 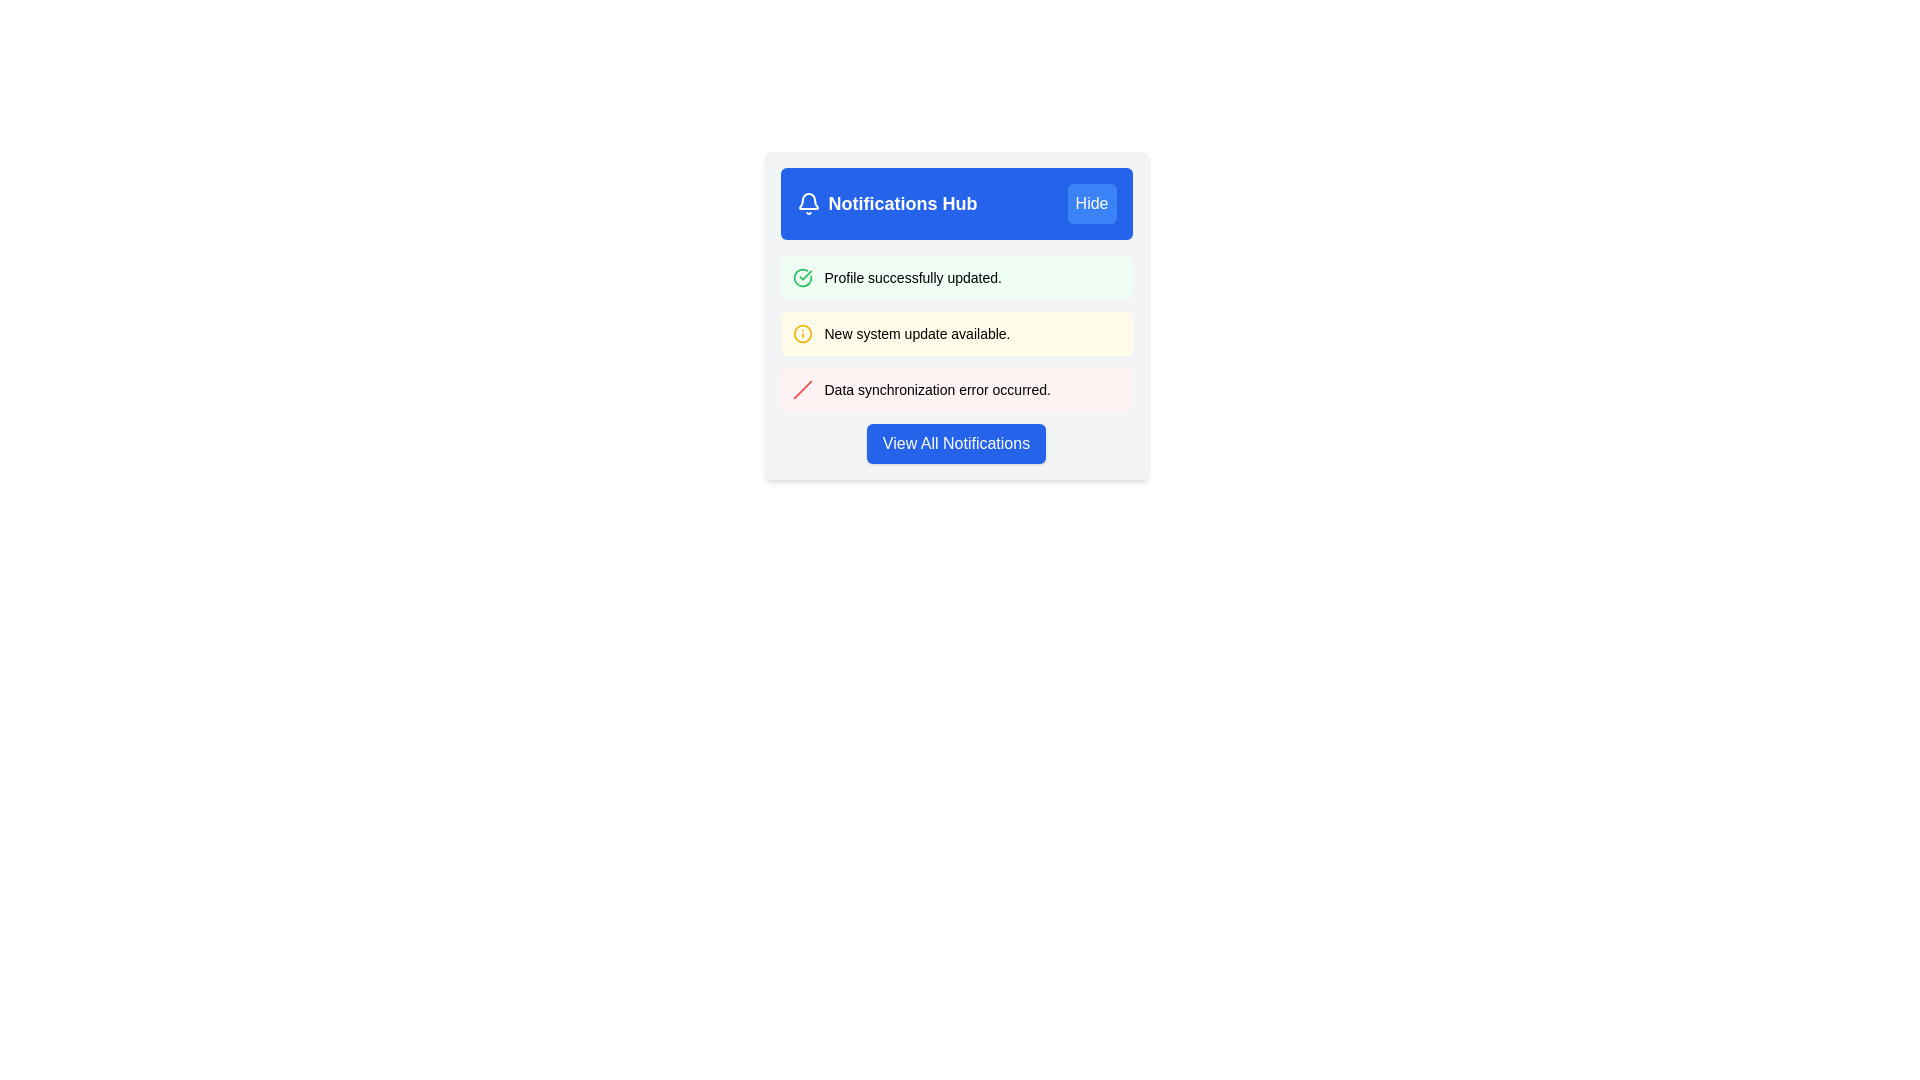 What do you see at coordinates (916, 333) in the screenshot?
I see `the static text notification about the system update, which is the second entry in the notification list next to the yellow exclamation mark icon in the Notifications Hub` at bounding box center [916, 333].